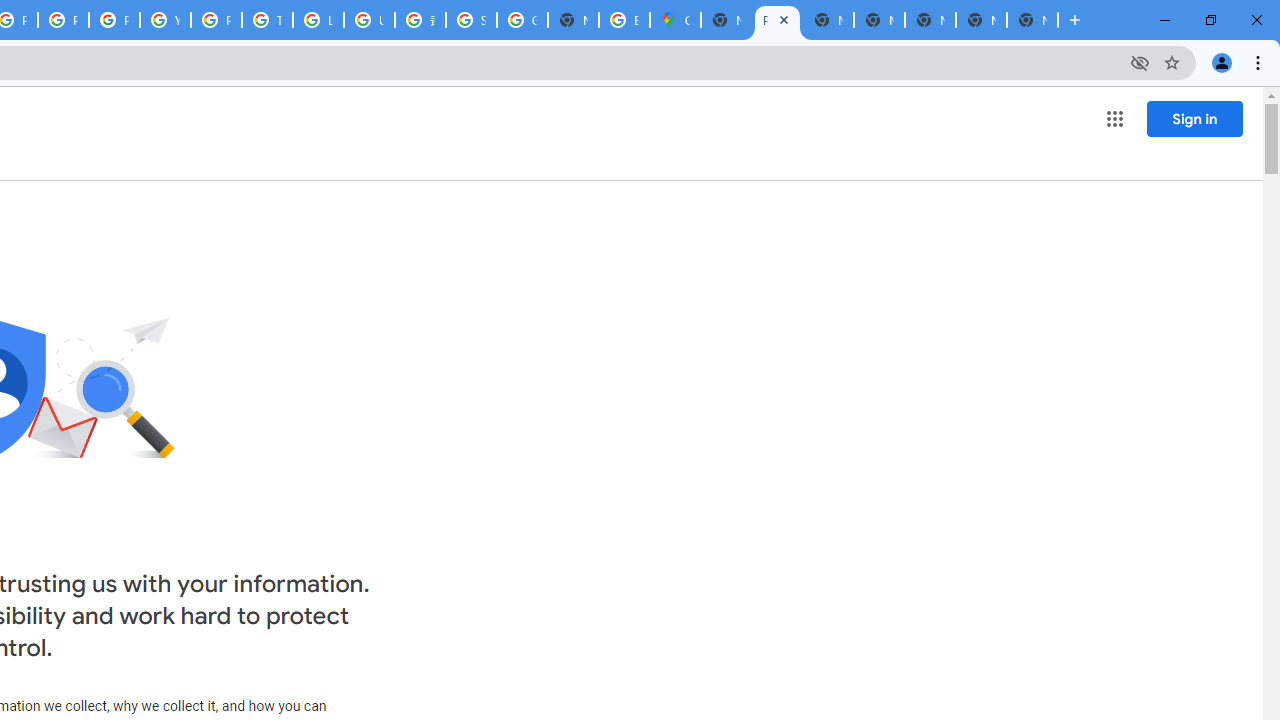 The width and height of the screenshot is (1280, 720). I want to click on 'Tips & tricks for Chrome - Google Chrome Help', so click(266, 20).